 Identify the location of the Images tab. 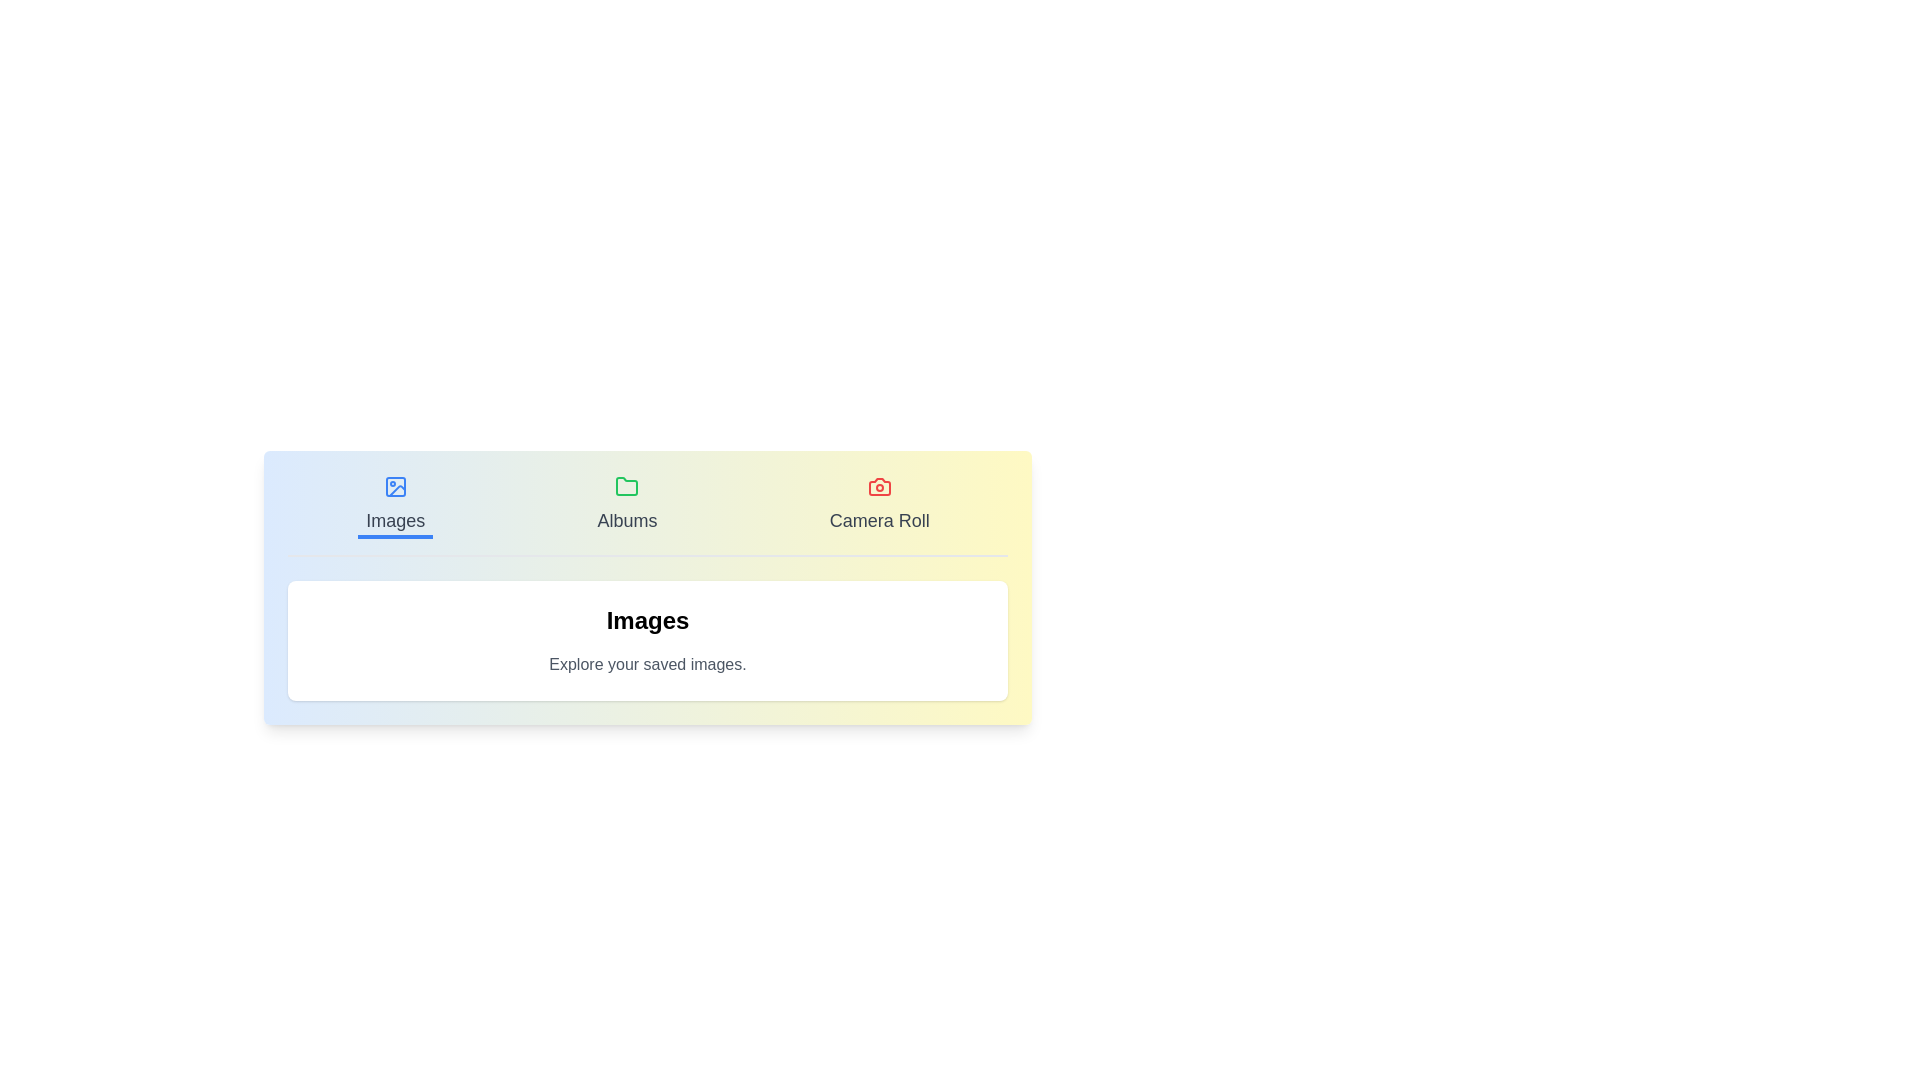
(394, 505).